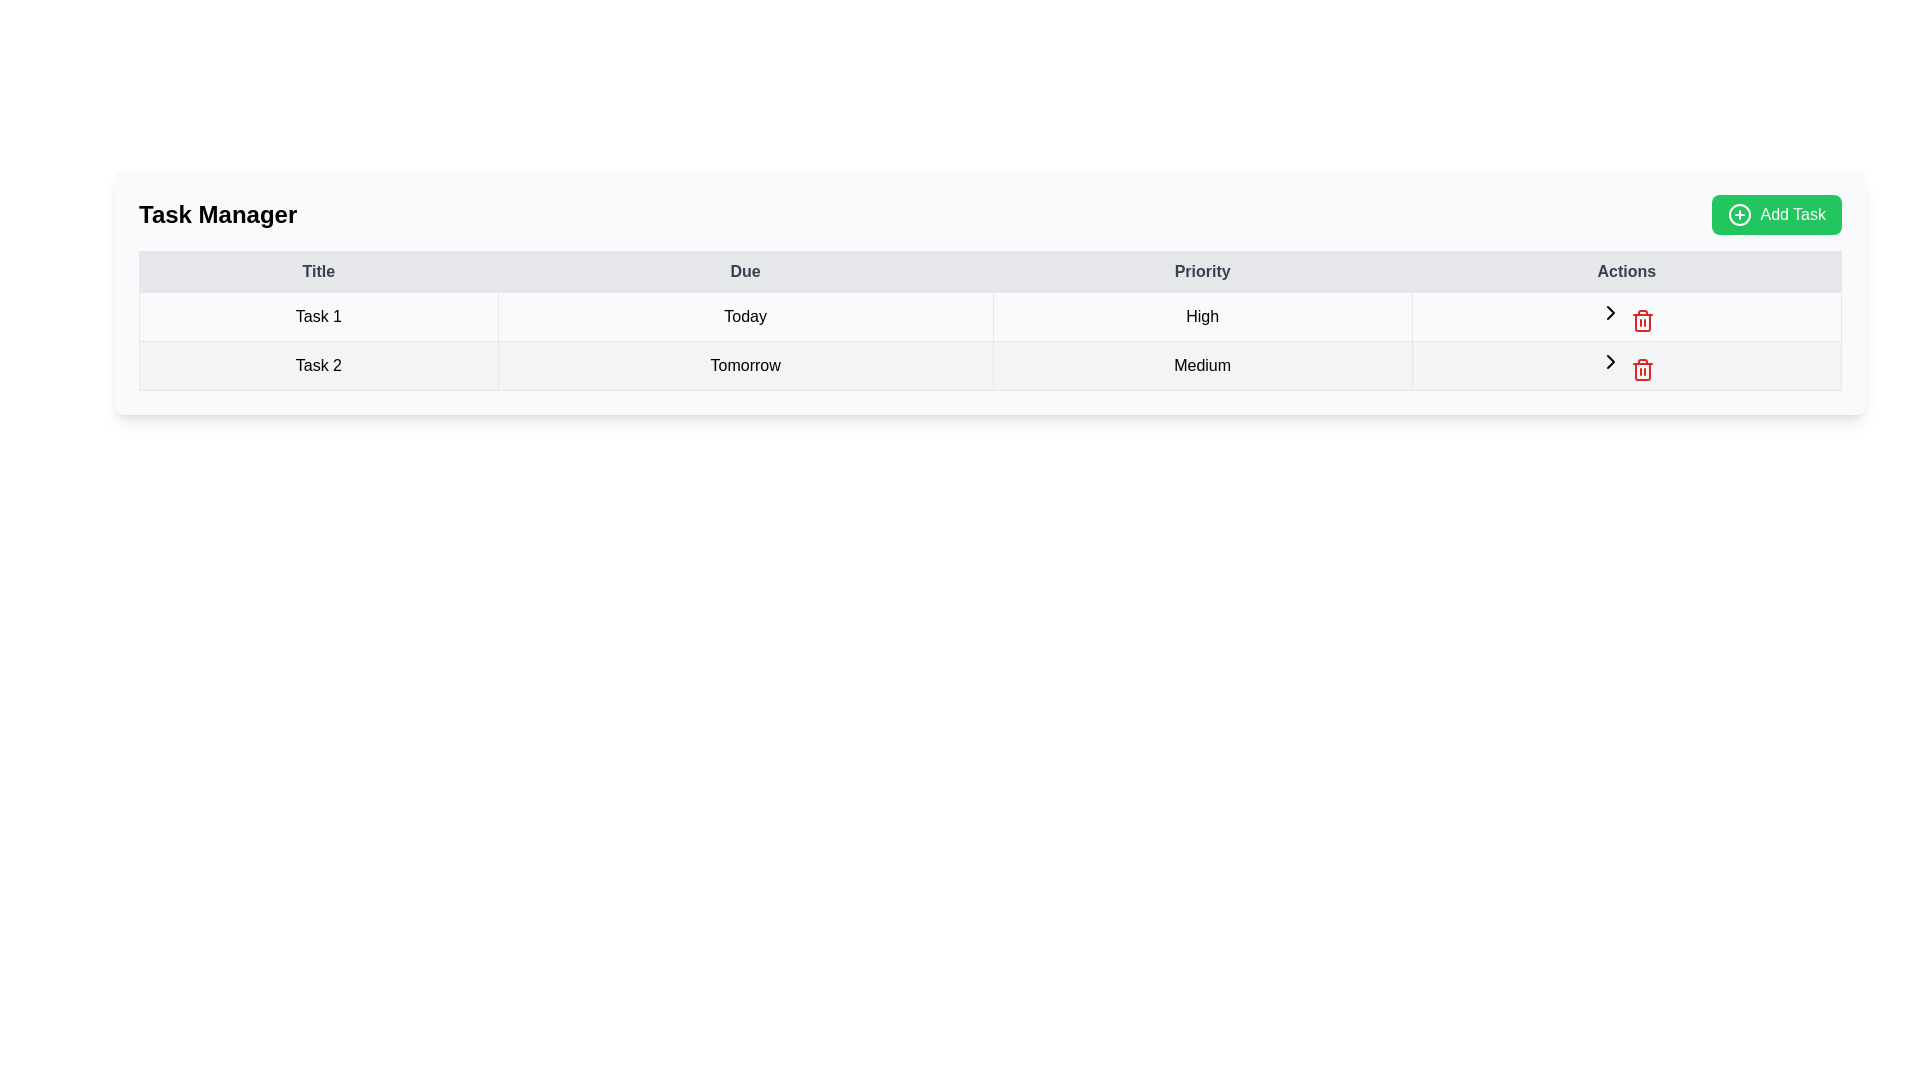  Describe the element at coordinates (744, 365) in the screenshot. I see `the text label containing the word 'Tomorrow' in the middle cell of the second row, which is centered with black text on a white background` at that location.